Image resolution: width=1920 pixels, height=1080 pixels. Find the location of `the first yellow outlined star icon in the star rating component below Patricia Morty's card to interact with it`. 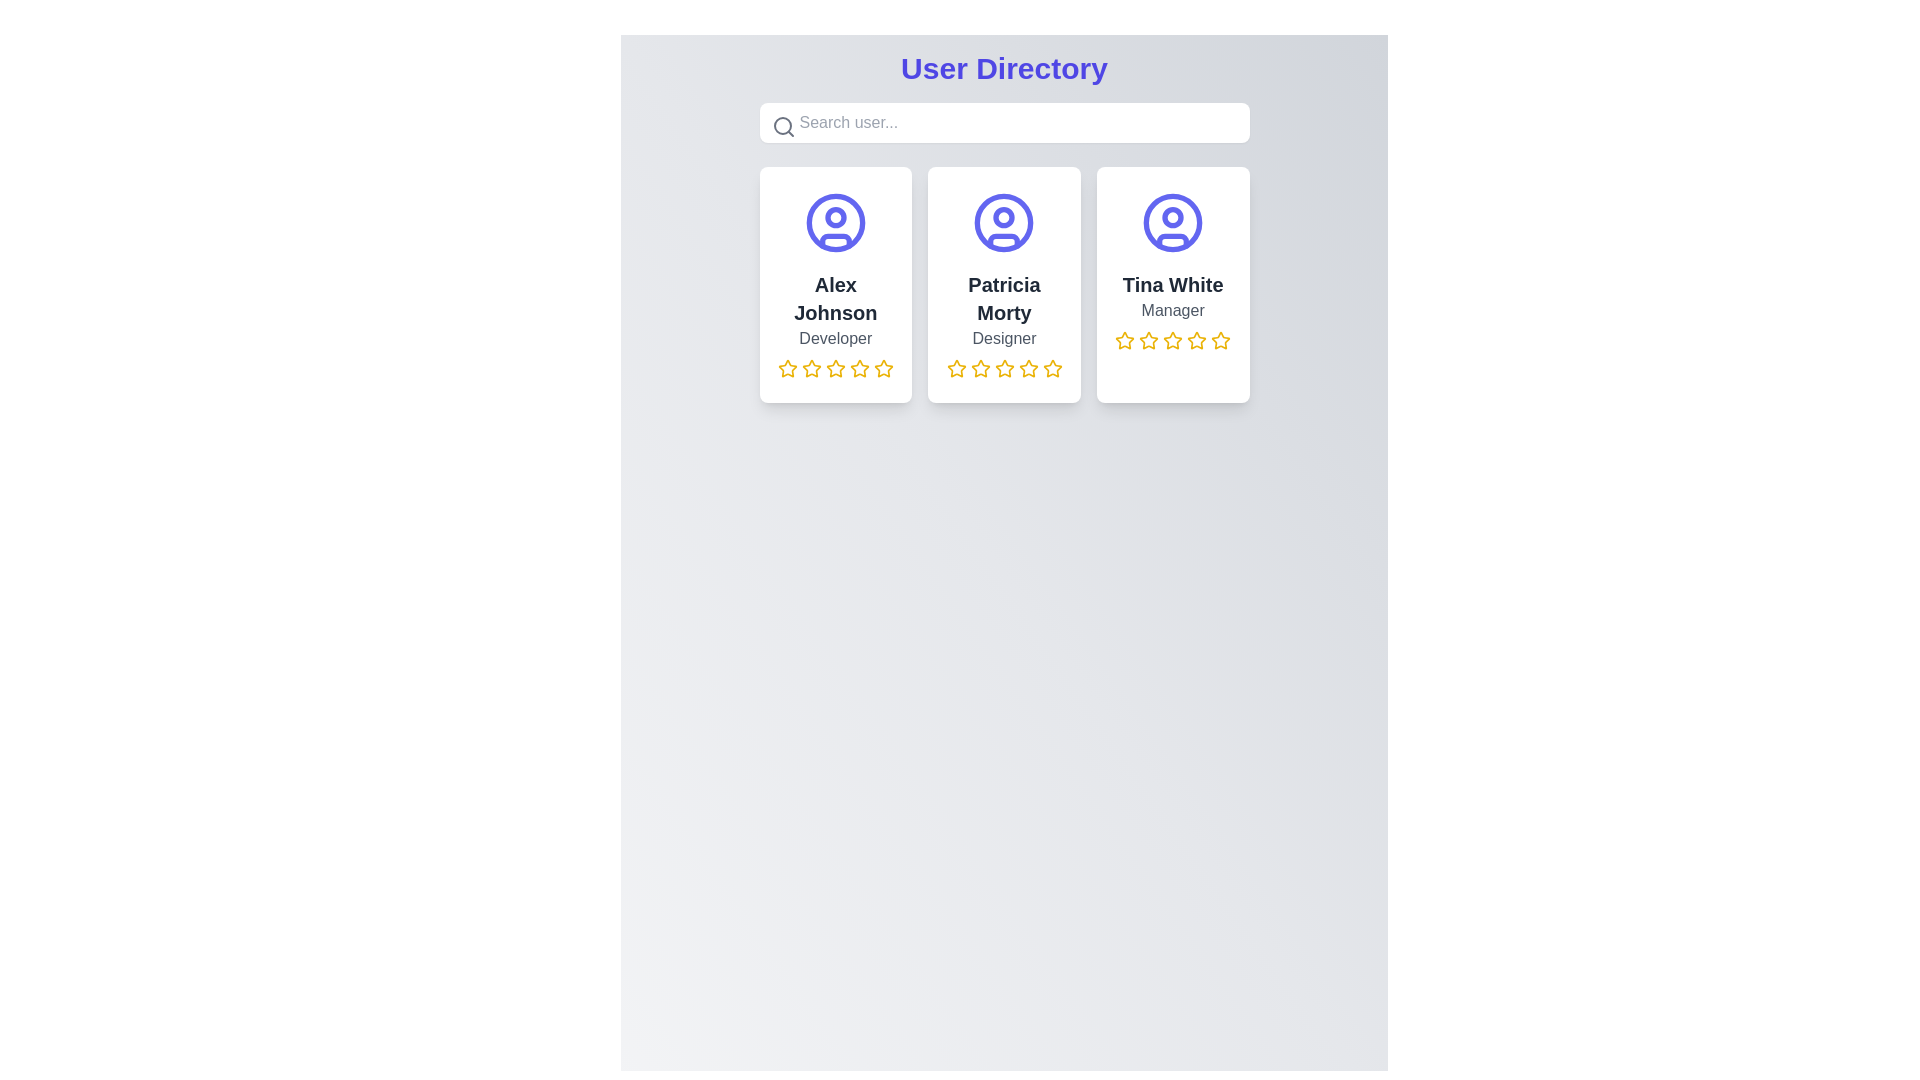

the first yellow outlined star icon in the star rating component below Patricia Morty's card to interact with it is located at coordinates (955, 369).